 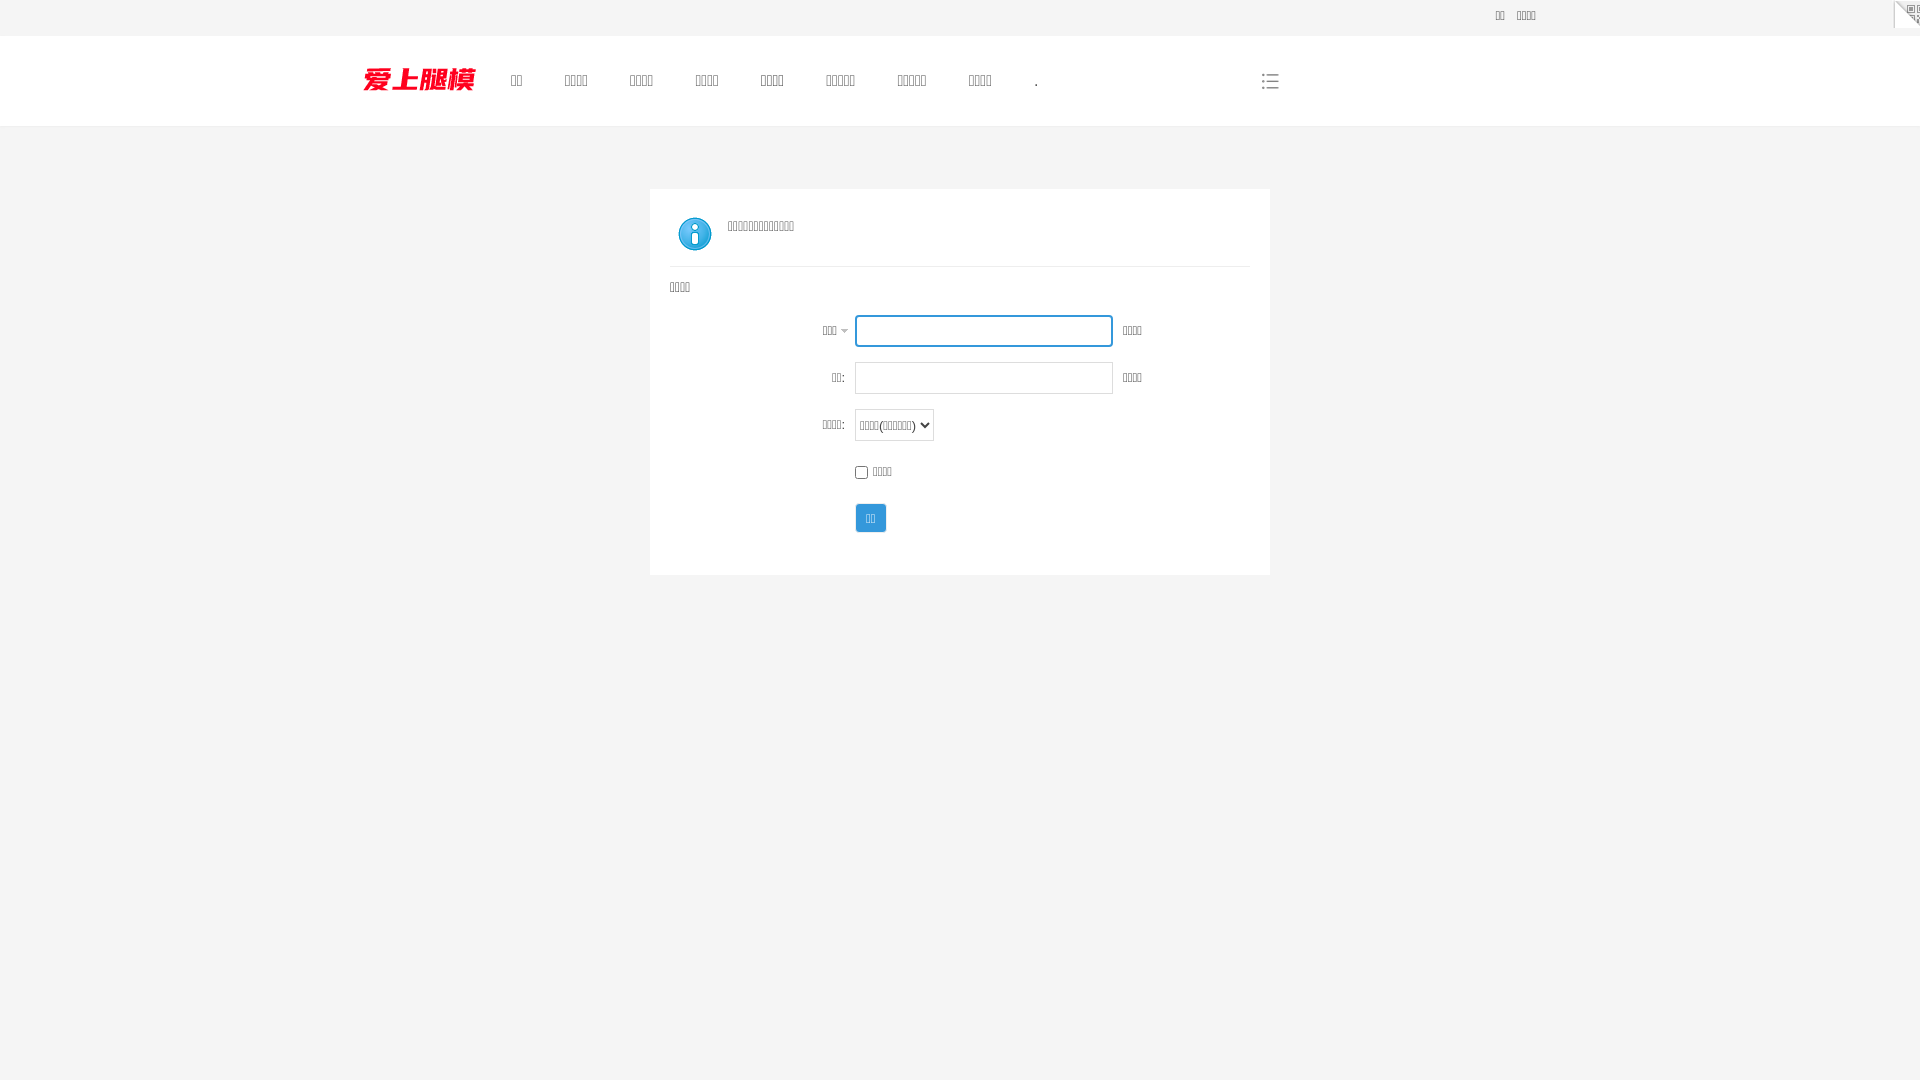 What do you see at coordinates (1012, 80) in the screenshot?
I see `'.'` at bounding box center [1012, 80].